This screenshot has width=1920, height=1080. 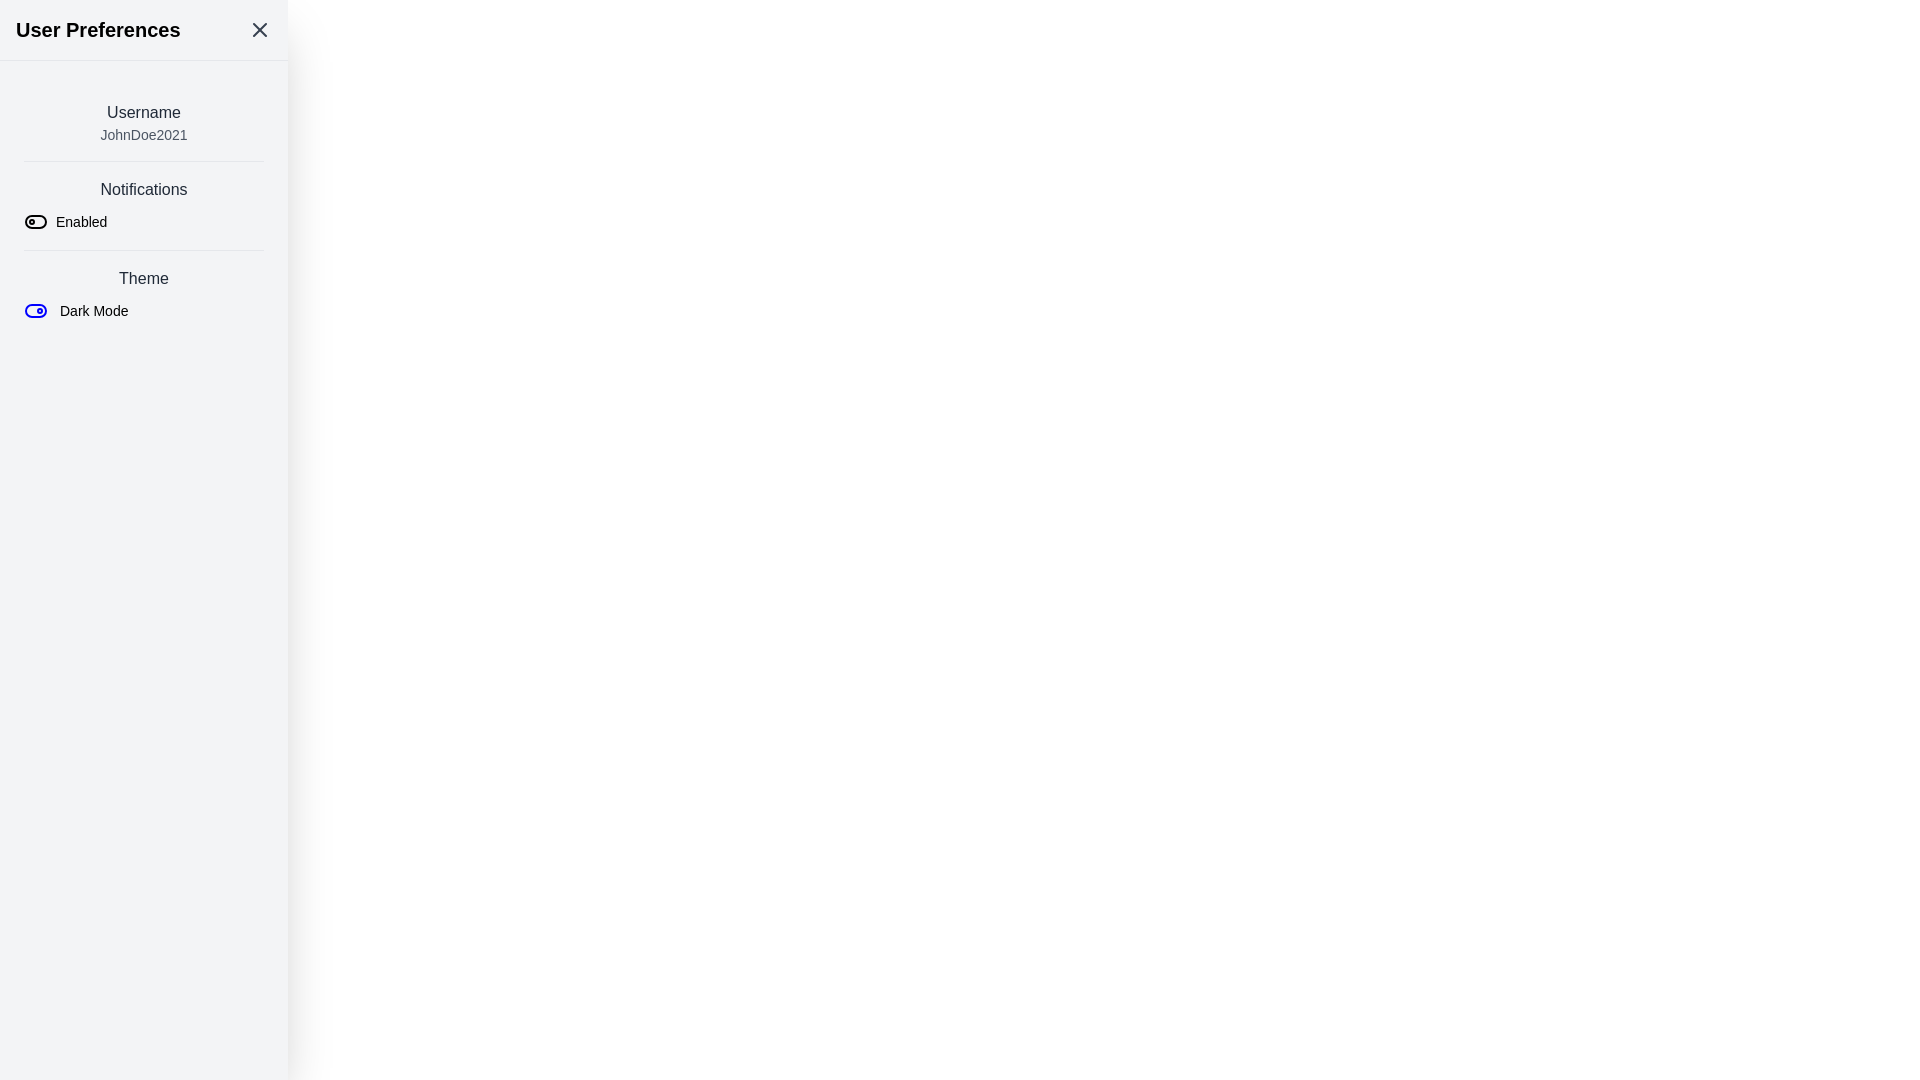 I want to click on 'Enabled' text label in the Notifications section of the User Preferences menu to understand the current state of the toggle, so click(x=80, y=222).